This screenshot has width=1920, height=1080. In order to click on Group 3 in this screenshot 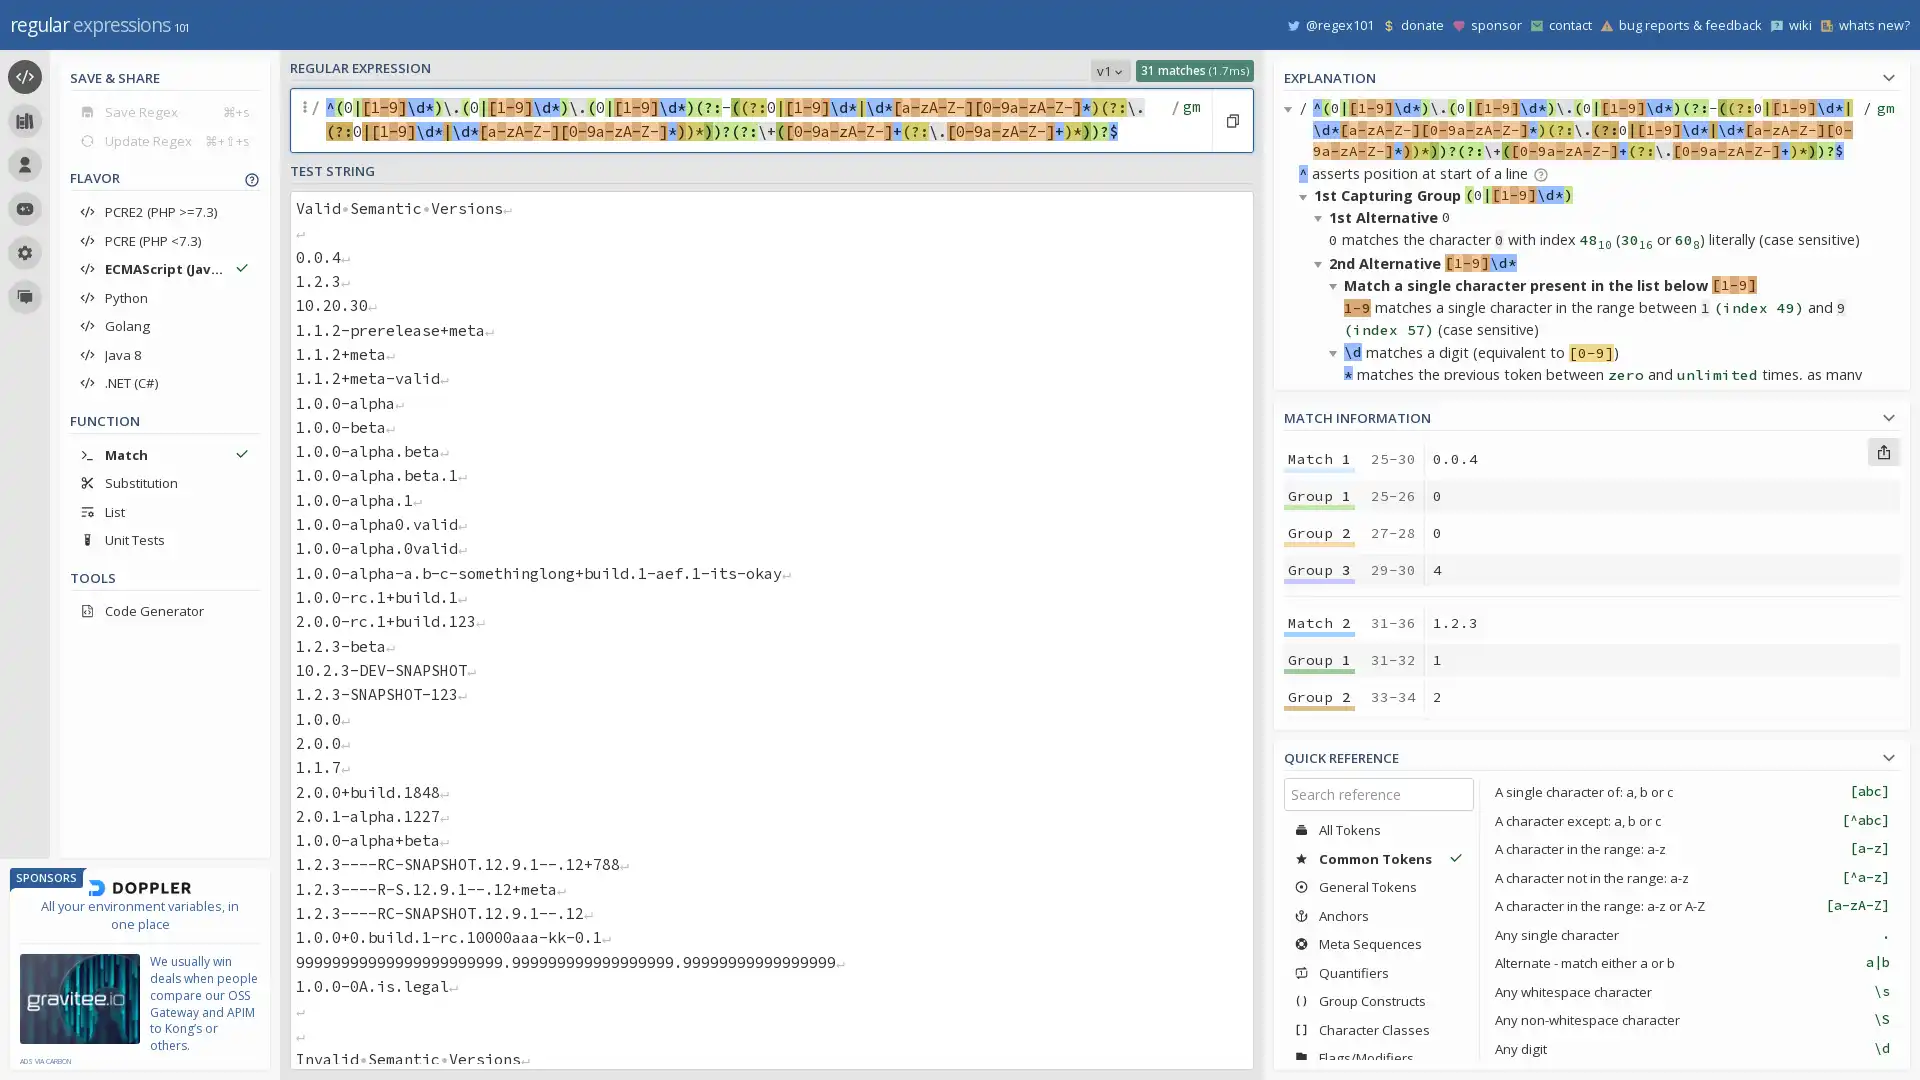, I will do `click(1319, 897)`.